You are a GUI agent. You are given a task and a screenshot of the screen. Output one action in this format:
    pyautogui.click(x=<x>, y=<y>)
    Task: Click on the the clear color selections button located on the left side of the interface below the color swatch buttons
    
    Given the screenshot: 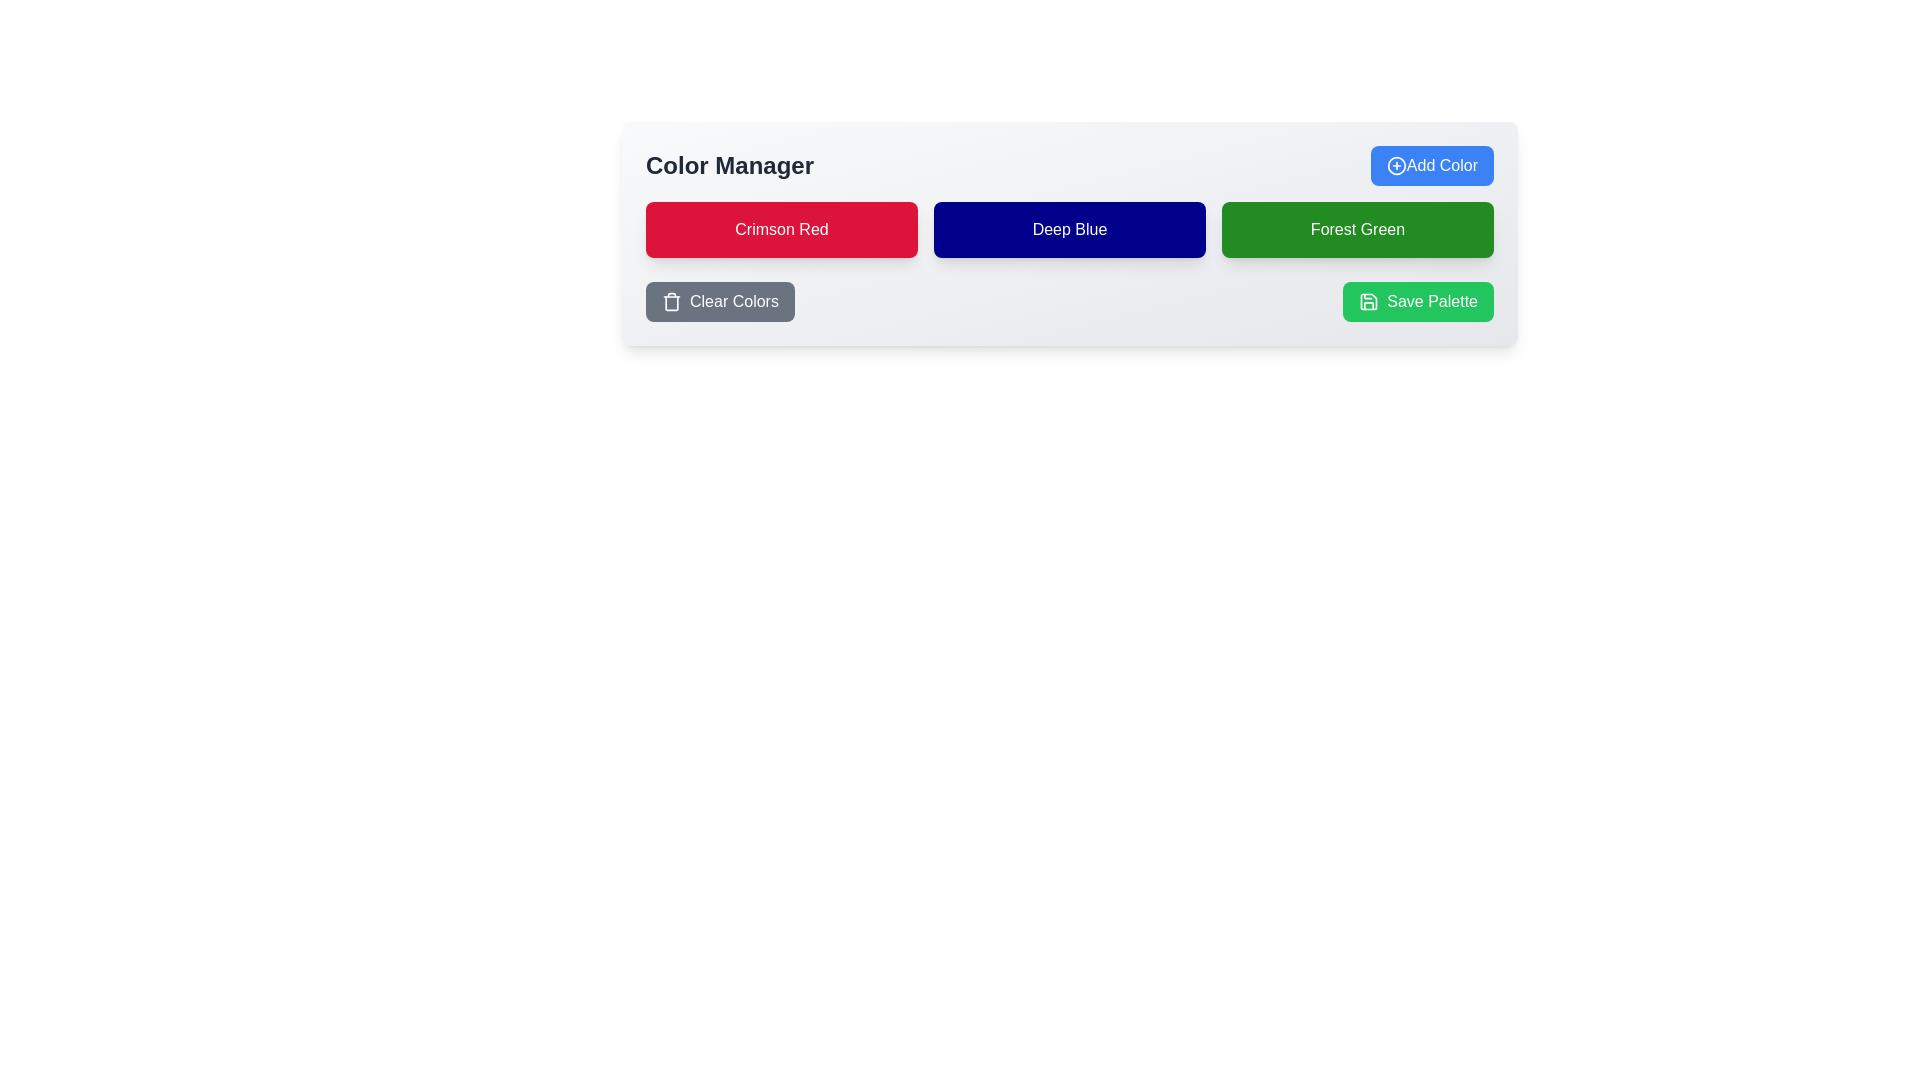 What is the action you would take?
    pyautogui.click(x=720, y=301)
    